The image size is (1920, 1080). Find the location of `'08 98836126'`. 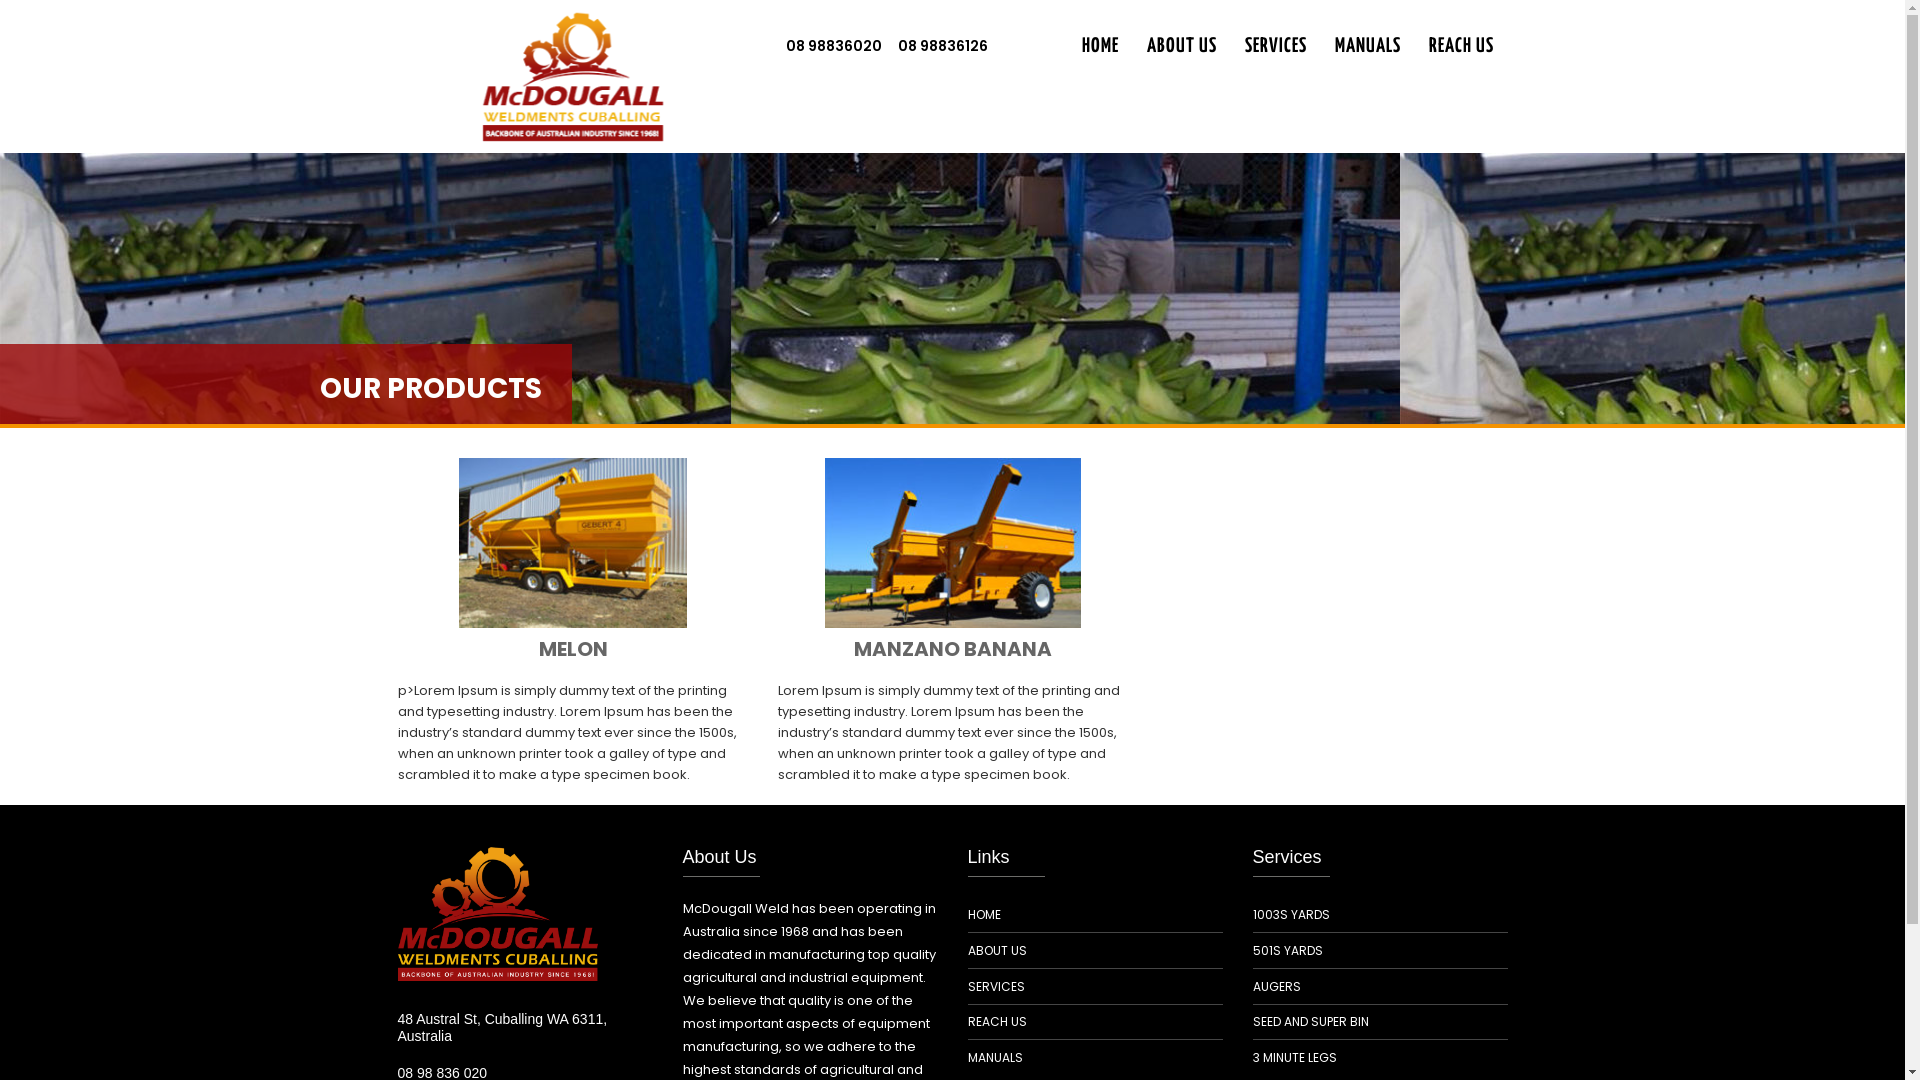

'08 98836126' is located at coordinates (888, 45).